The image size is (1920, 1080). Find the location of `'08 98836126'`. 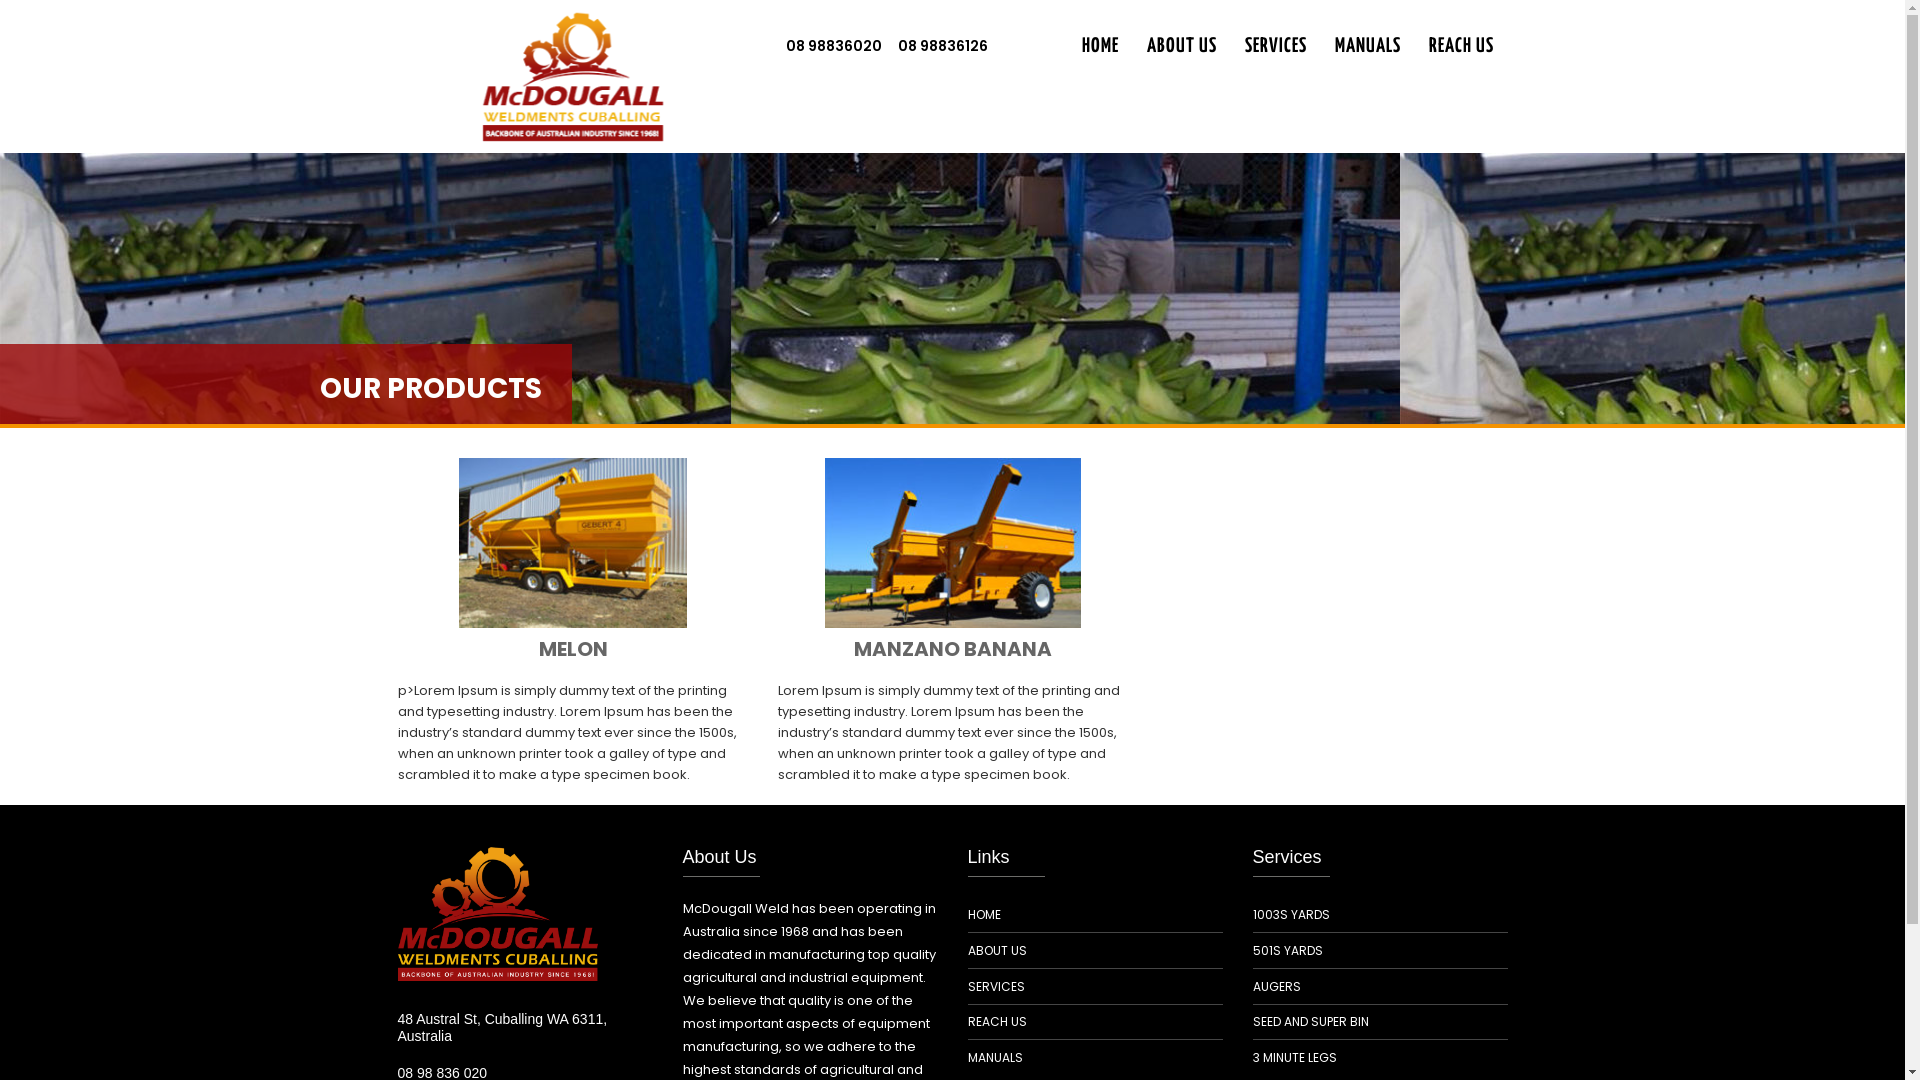

'08 98836126' is located at coordinates (888, 45).